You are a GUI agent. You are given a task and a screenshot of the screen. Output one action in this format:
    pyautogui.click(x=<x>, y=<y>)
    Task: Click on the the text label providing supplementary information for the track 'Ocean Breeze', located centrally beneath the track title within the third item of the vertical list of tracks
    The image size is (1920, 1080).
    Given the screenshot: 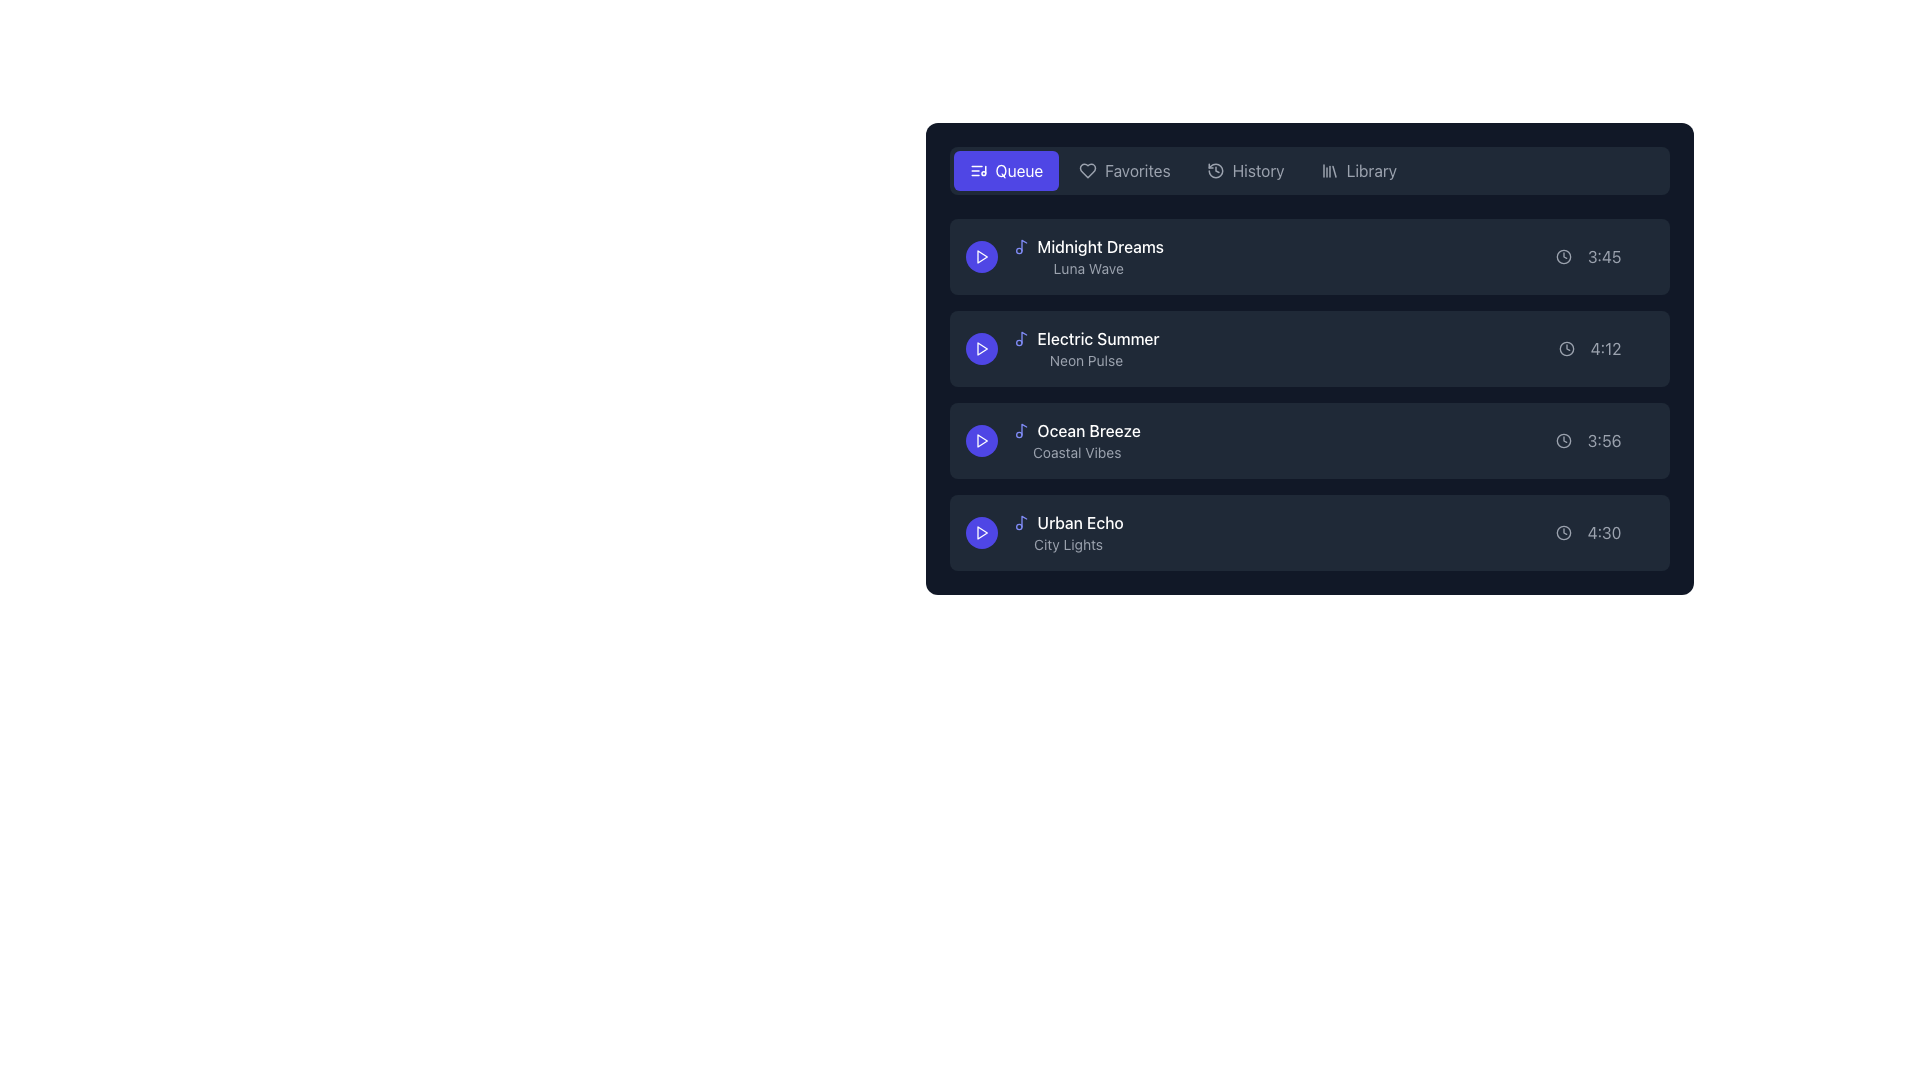 What is the action you would take?
    pyautogui.click(x=1076, y=452)
    